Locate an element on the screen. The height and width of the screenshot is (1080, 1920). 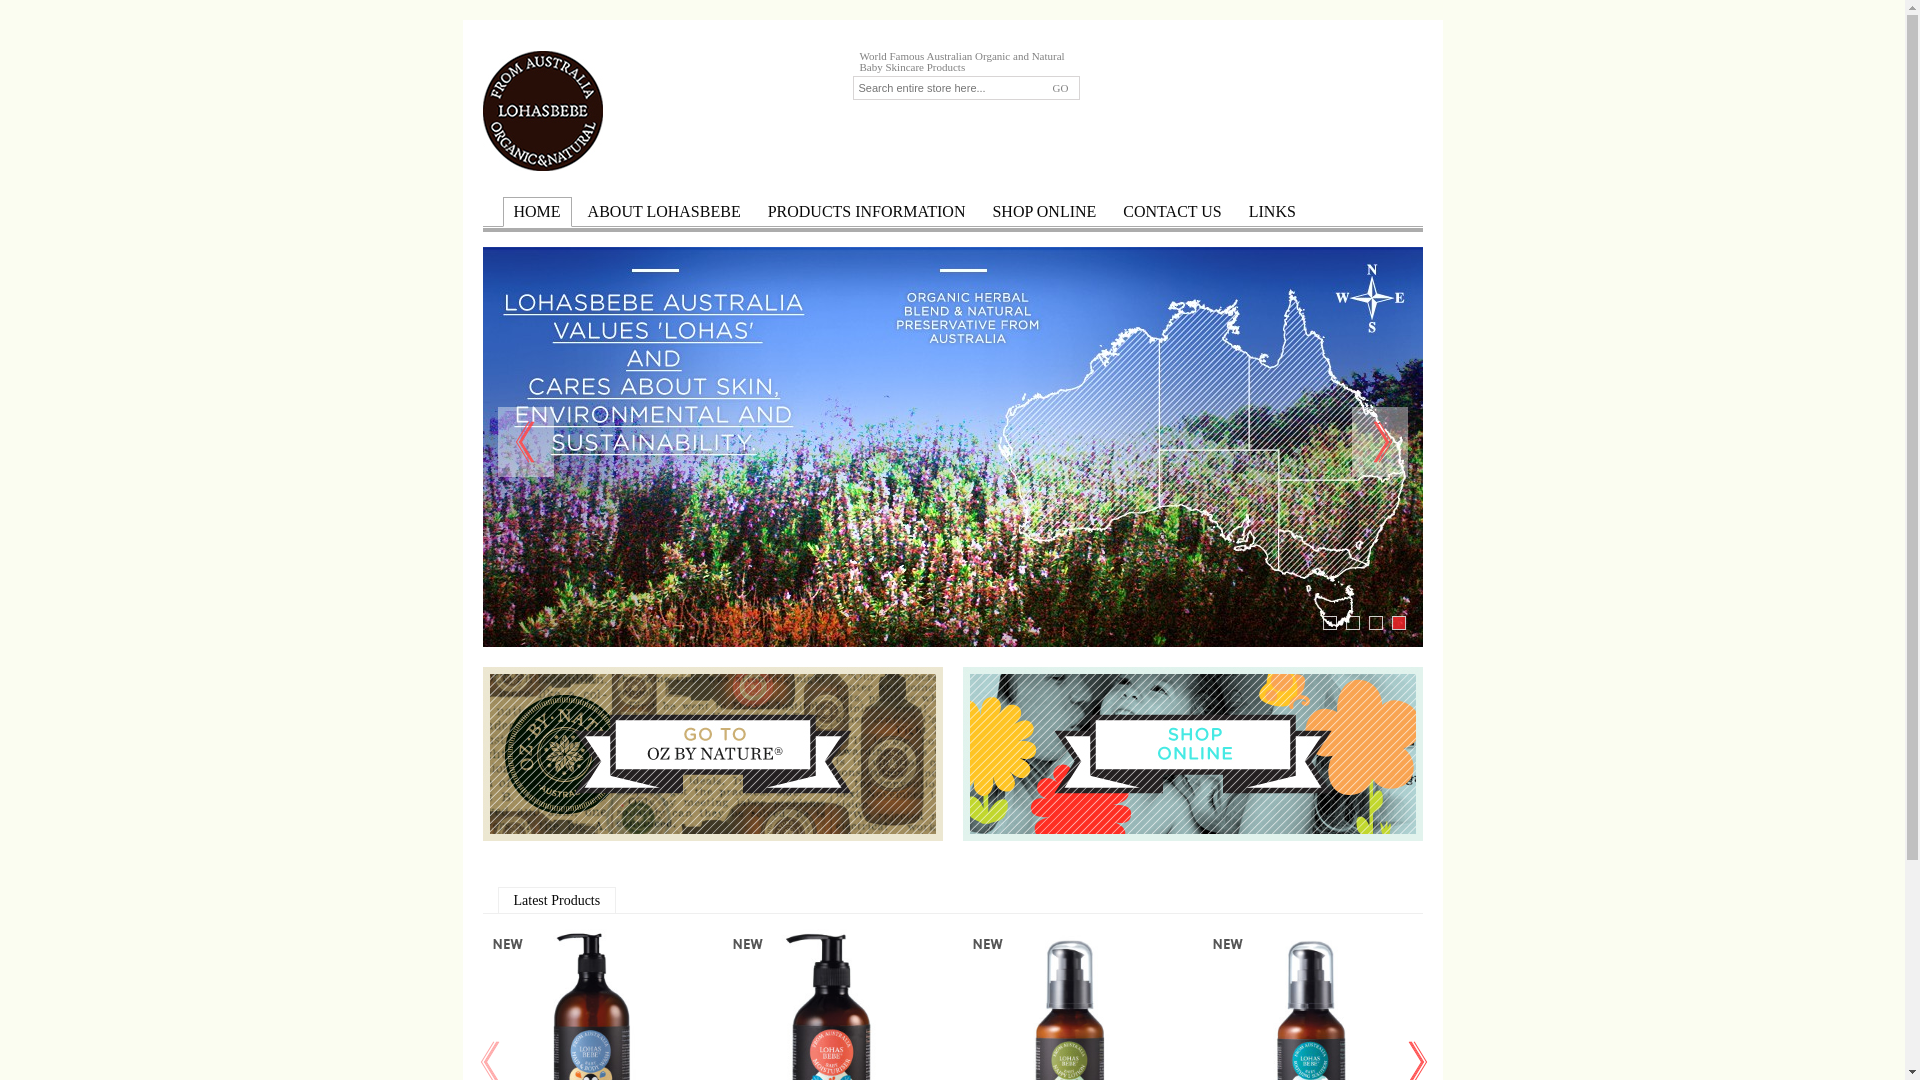
'SHOP ONLINE' is located at coordinates (982, 211).